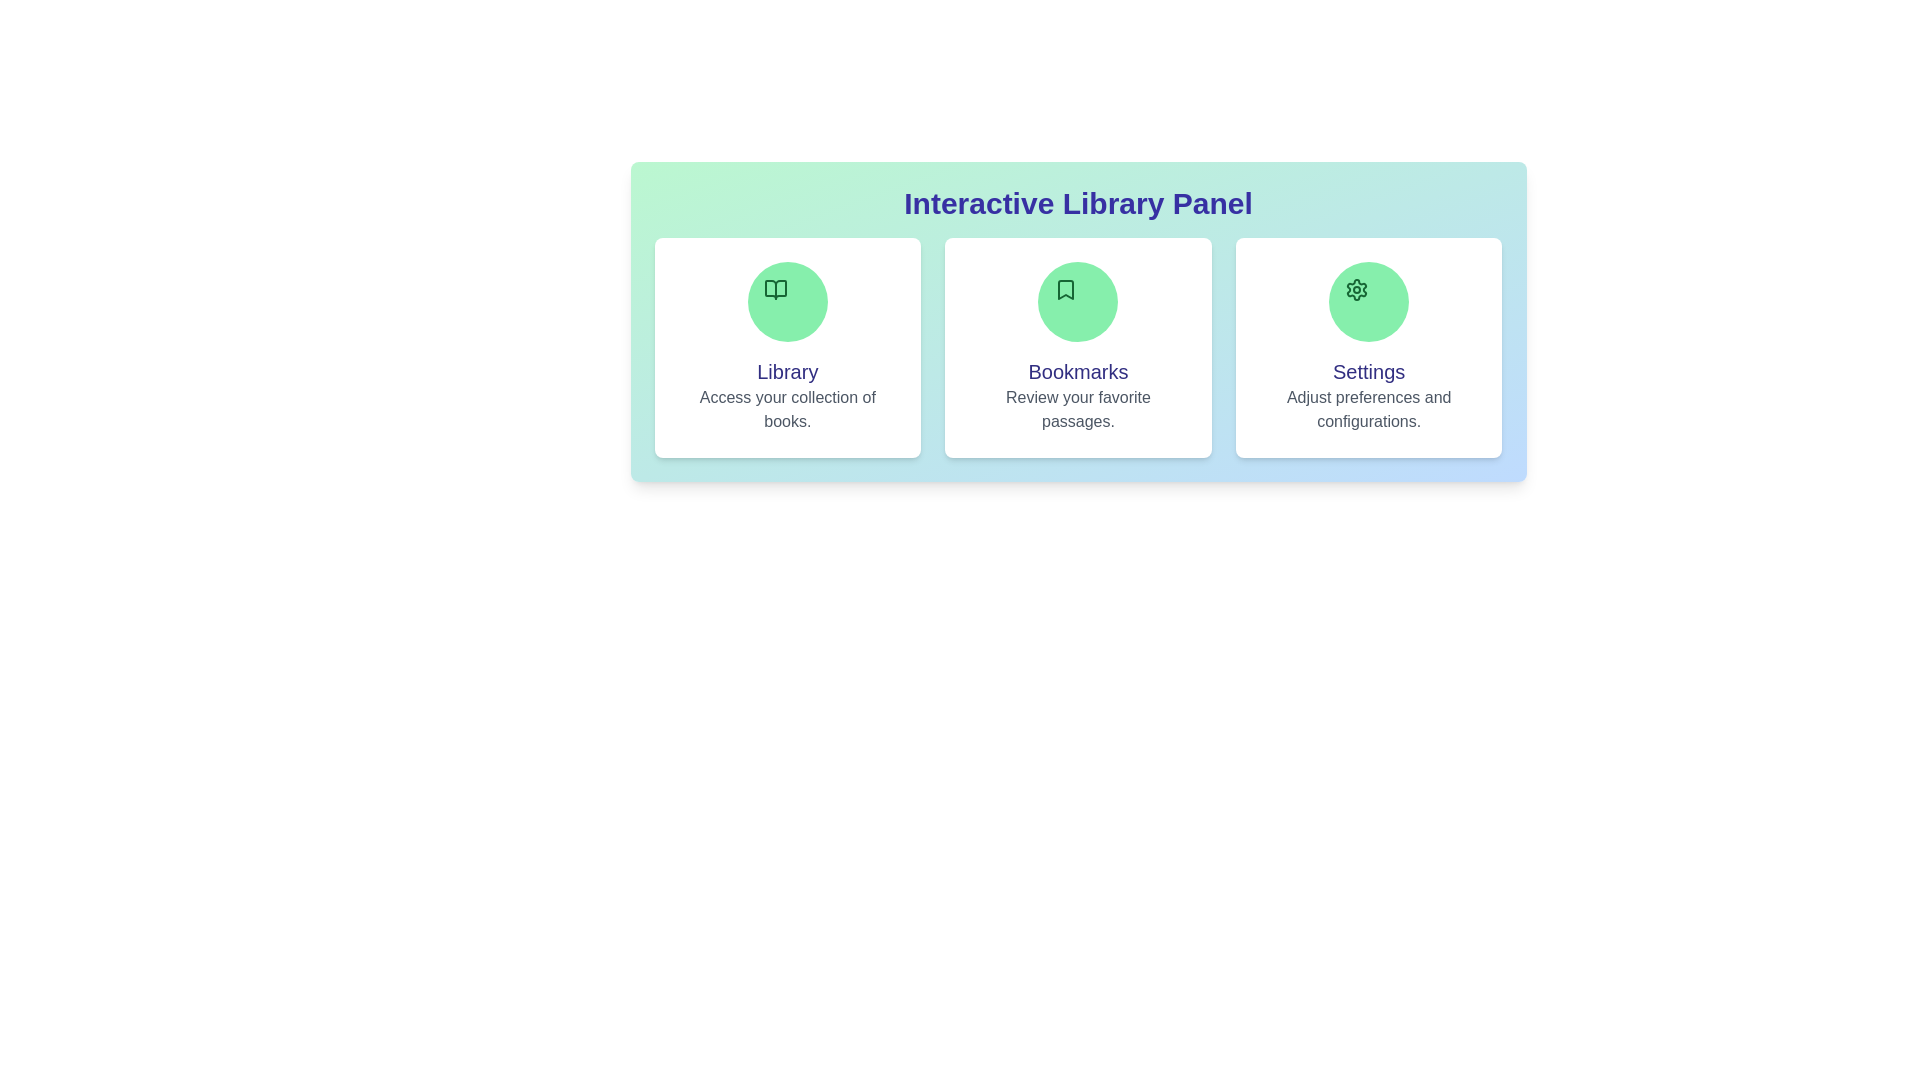 The image size is (1920, 1080). Describe the element at coordinates (1077, 204) in the screenshot. I see `the main title 'Interactive Library Panel' to focus on it` at that location.